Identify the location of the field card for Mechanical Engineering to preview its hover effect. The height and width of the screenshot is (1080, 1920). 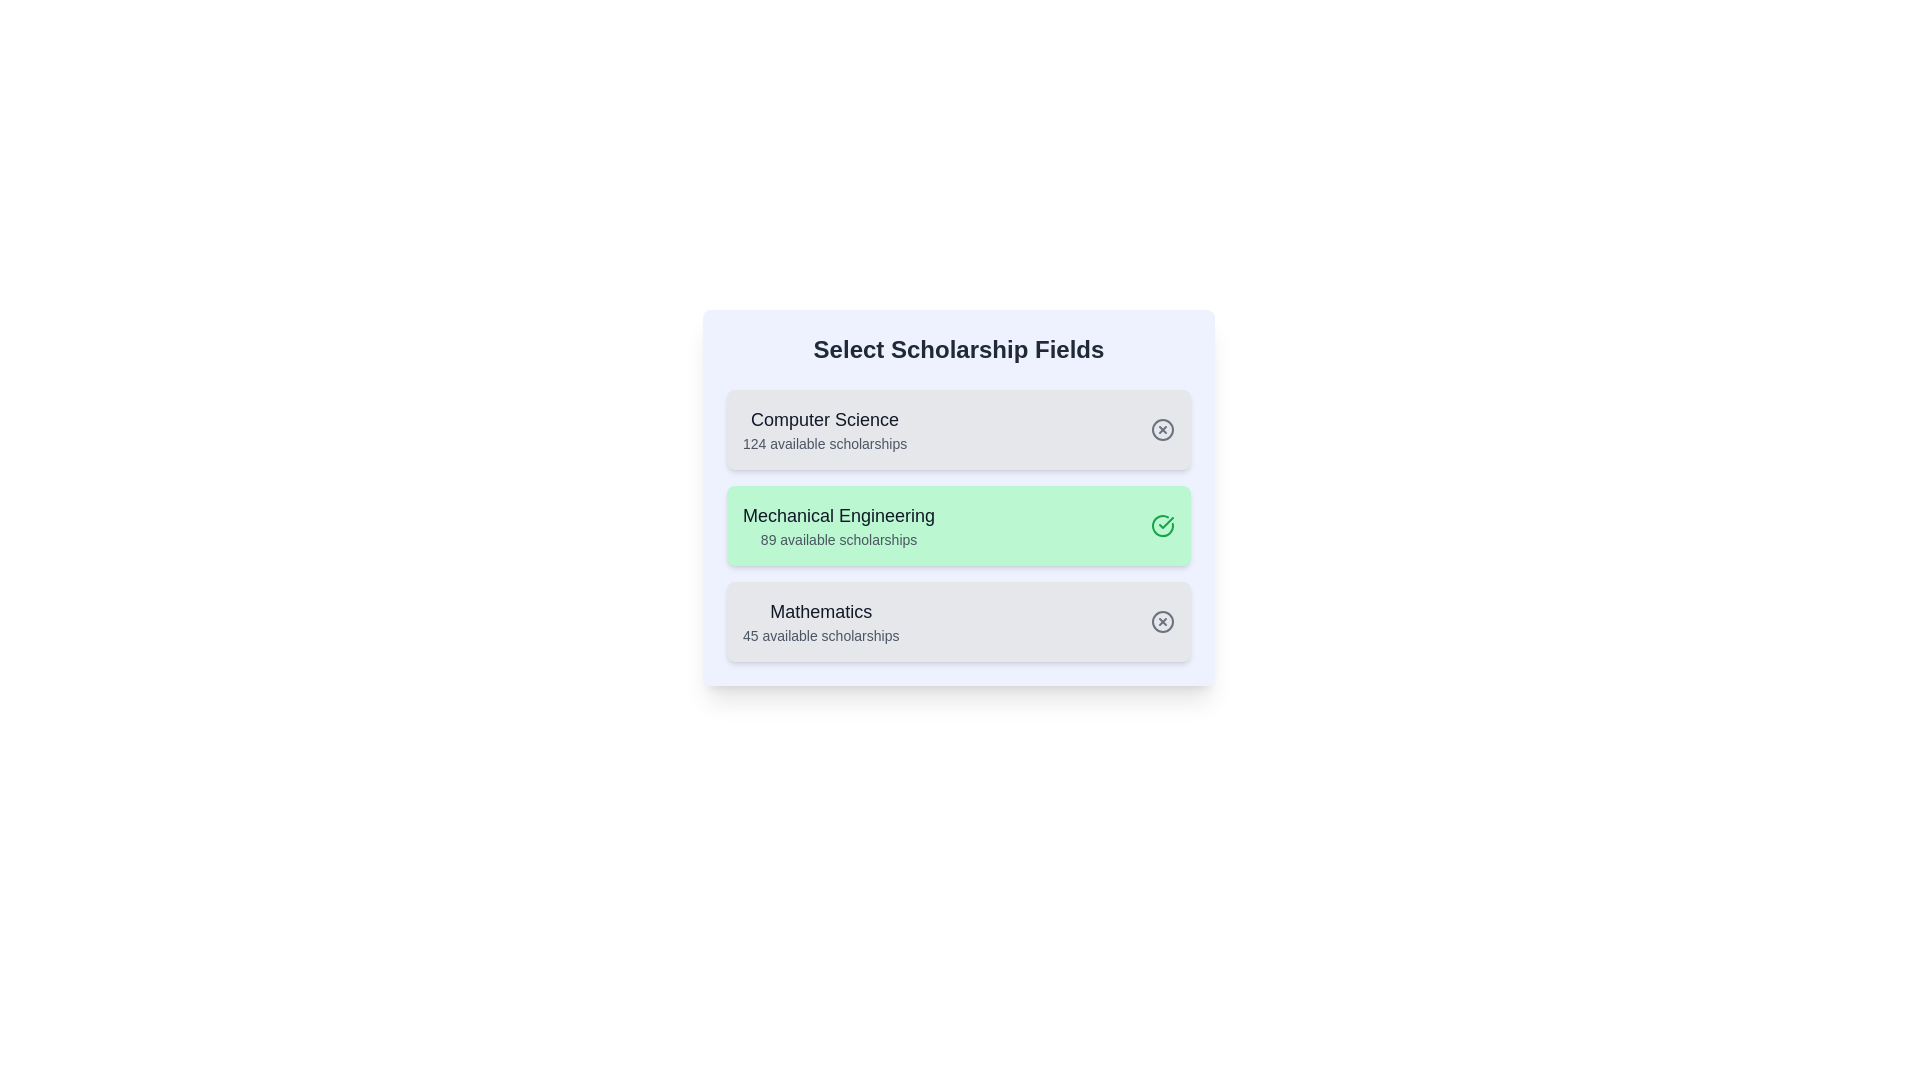
(958, 524).